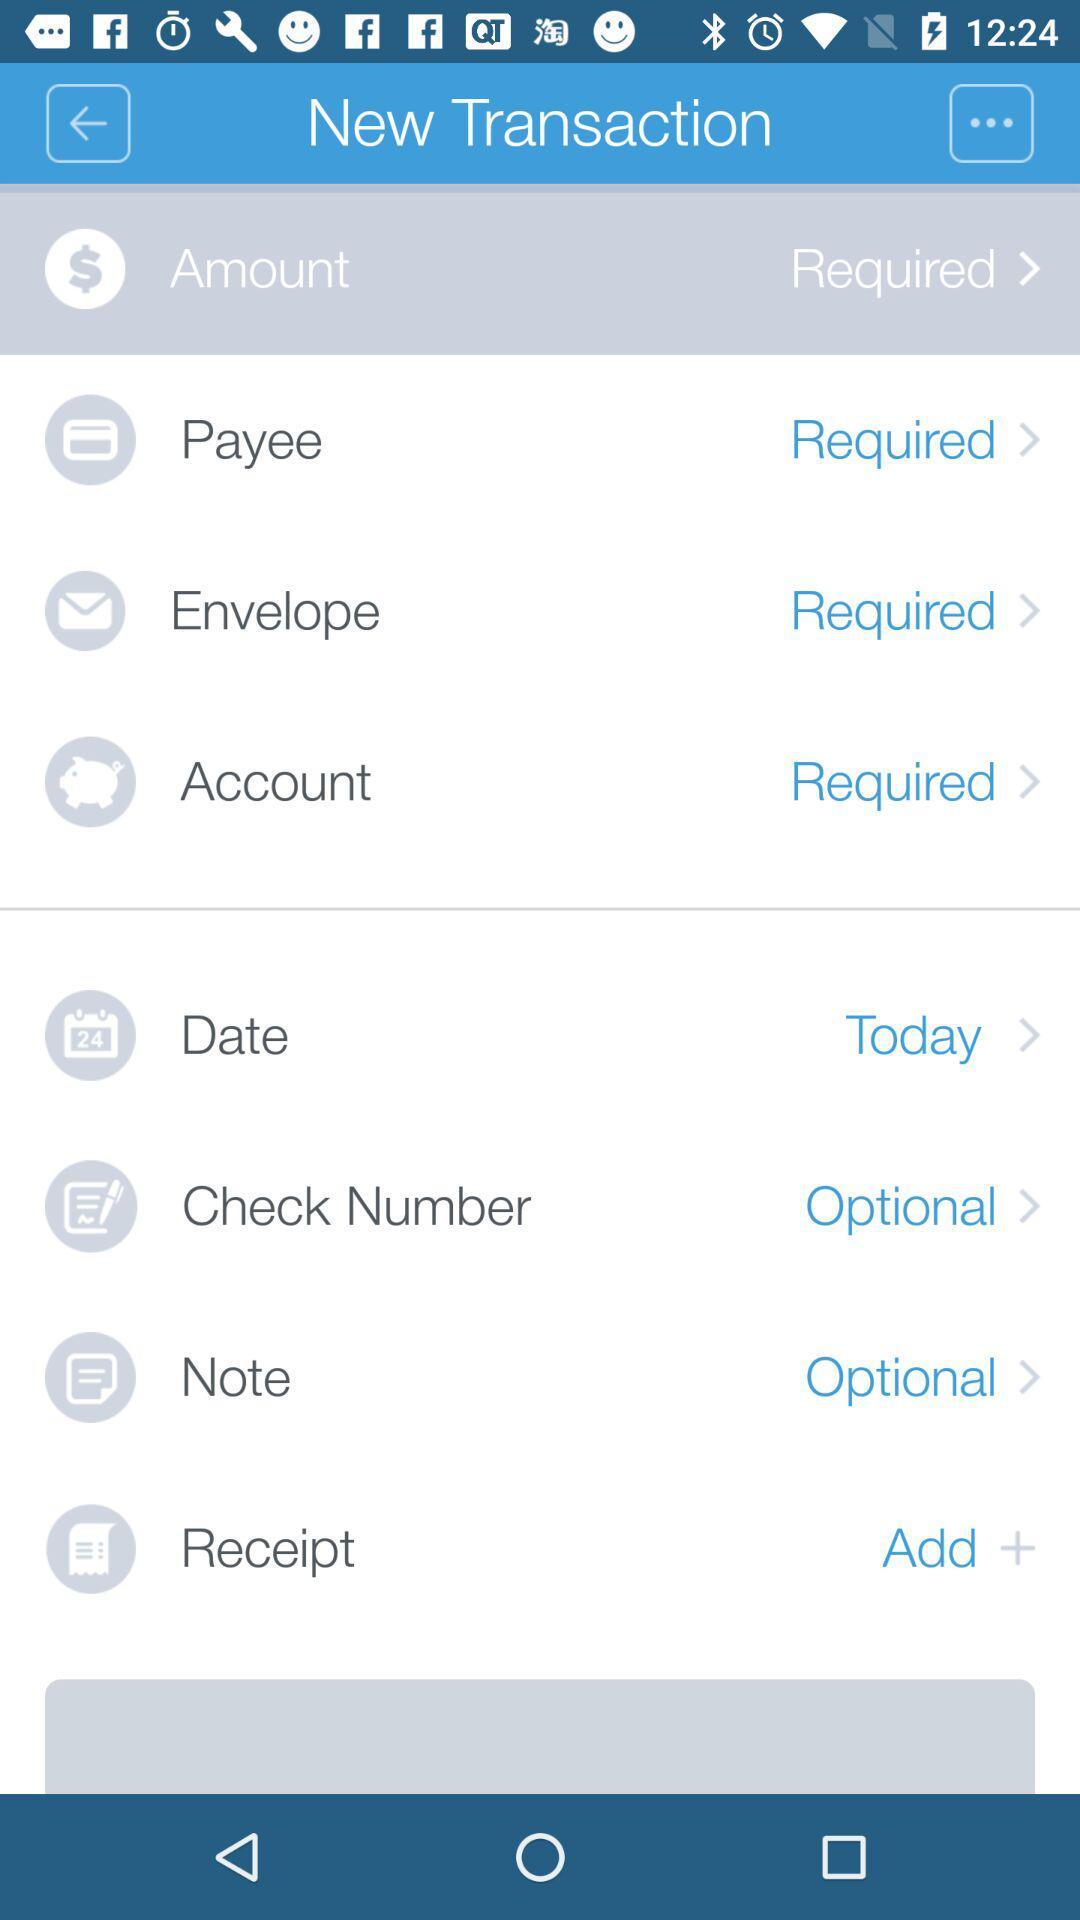 This screenshot has height=1920, width=1080. Describe the element at coordinates (86, 122) in the screenshot. I see `the arrow_backward icon` at that location.